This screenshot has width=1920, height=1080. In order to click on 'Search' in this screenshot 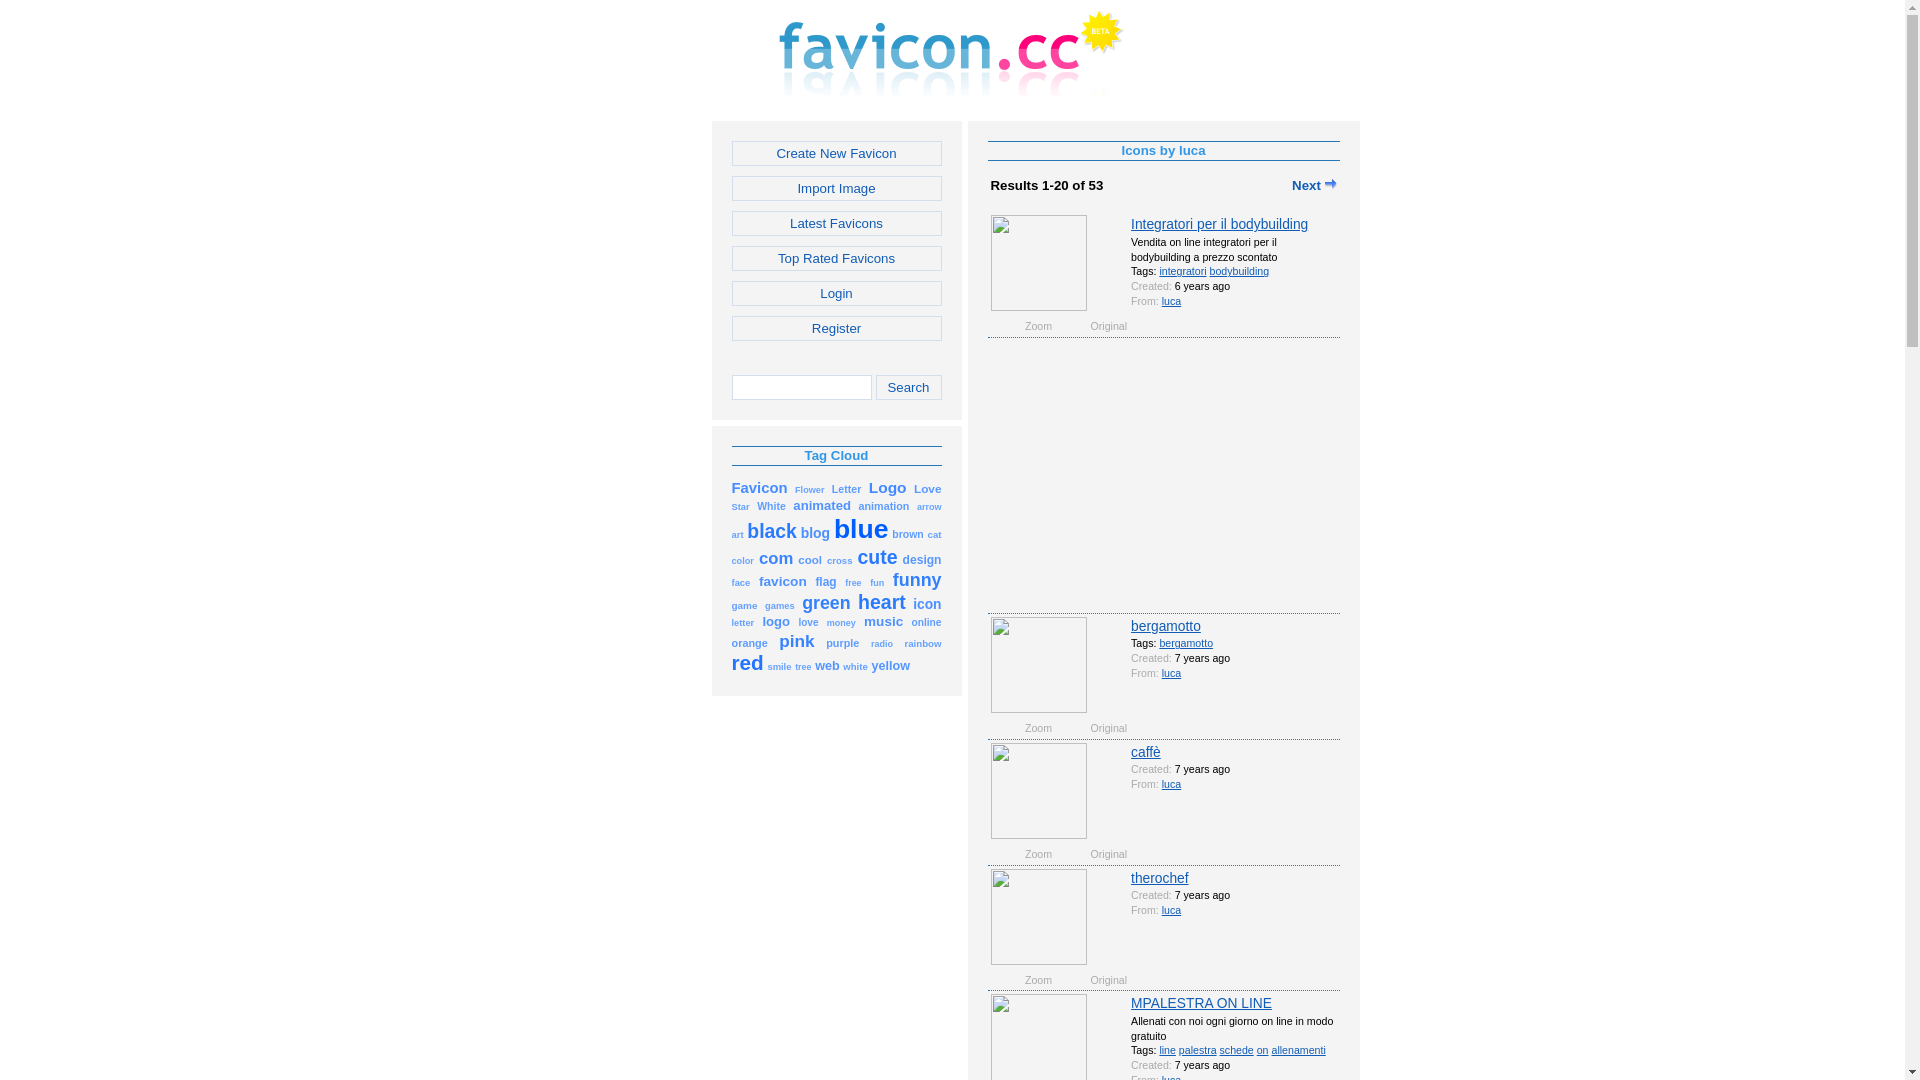, I will do `click(907, 387)`.